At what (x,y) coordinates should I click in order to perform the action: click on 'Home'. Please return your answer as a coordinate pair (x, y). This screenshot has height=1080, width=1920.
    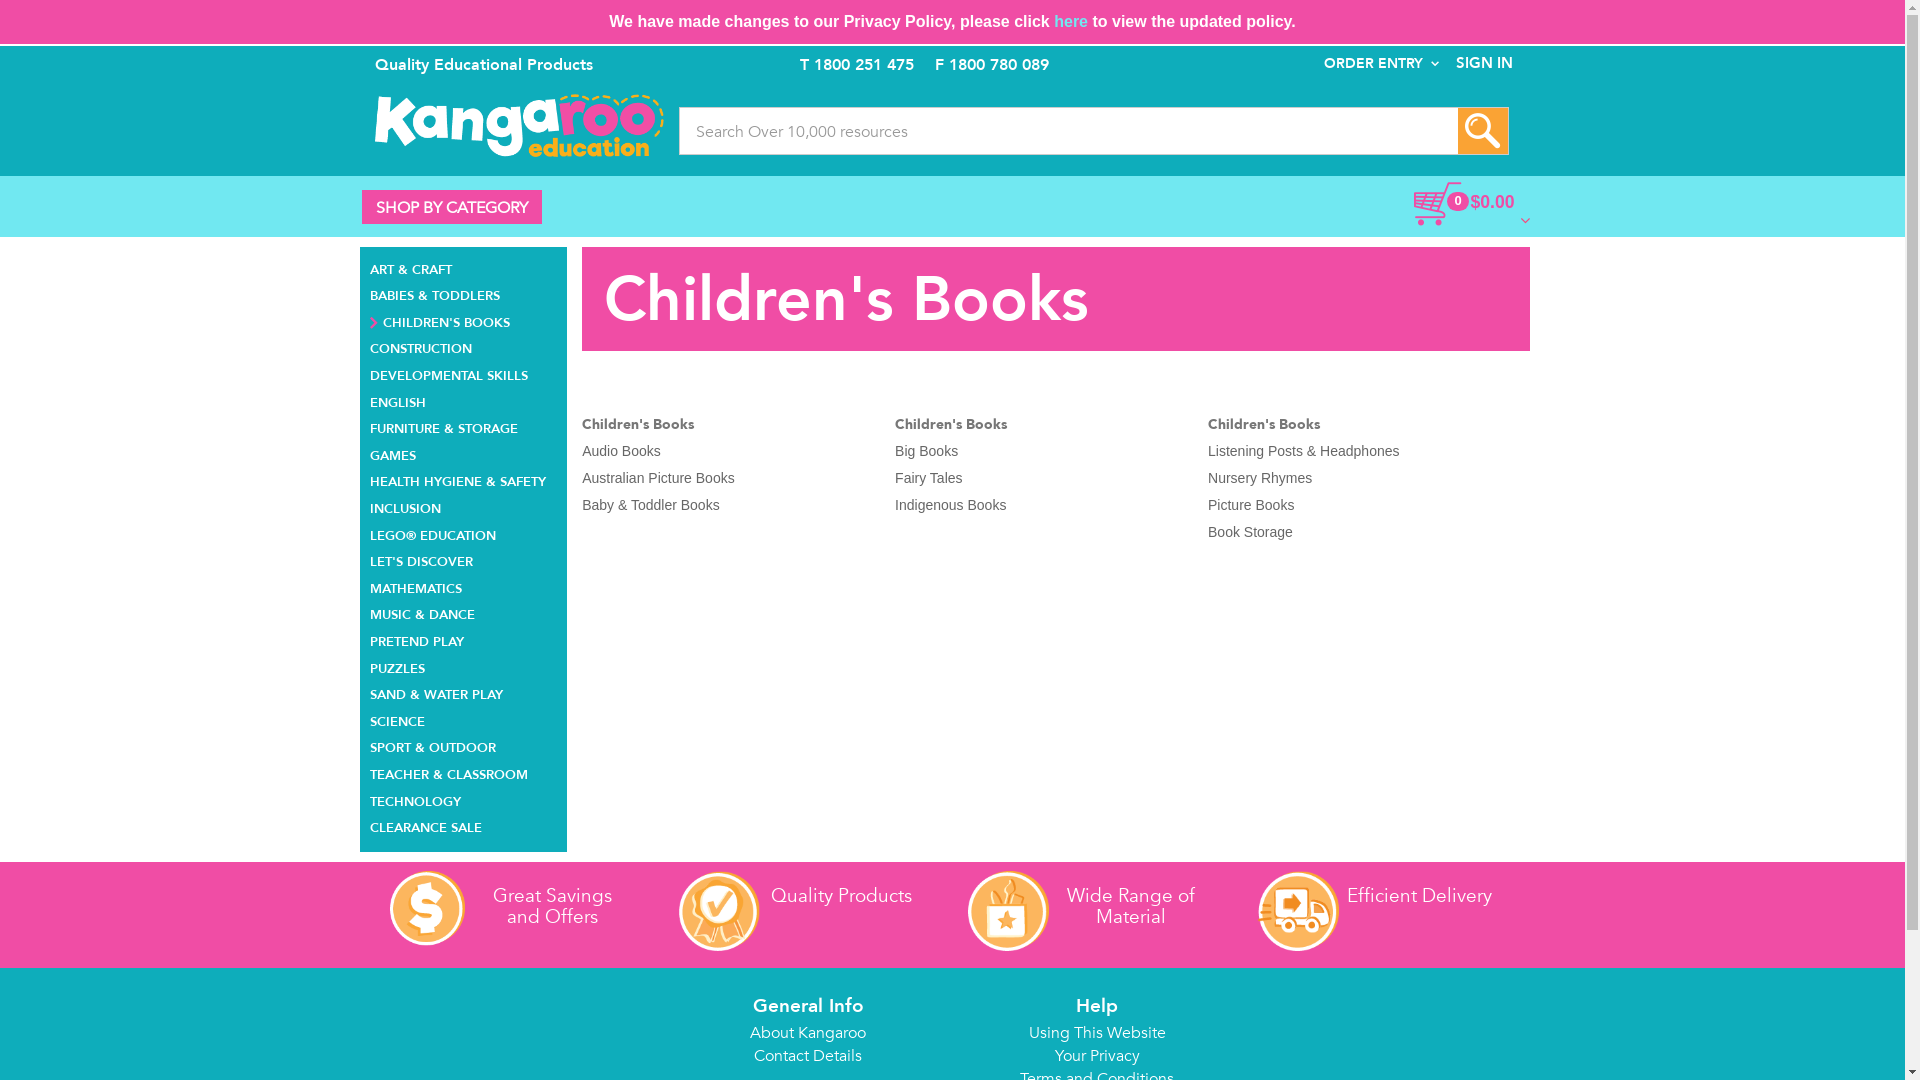
    Looking at the image, I should click on (518, 125).